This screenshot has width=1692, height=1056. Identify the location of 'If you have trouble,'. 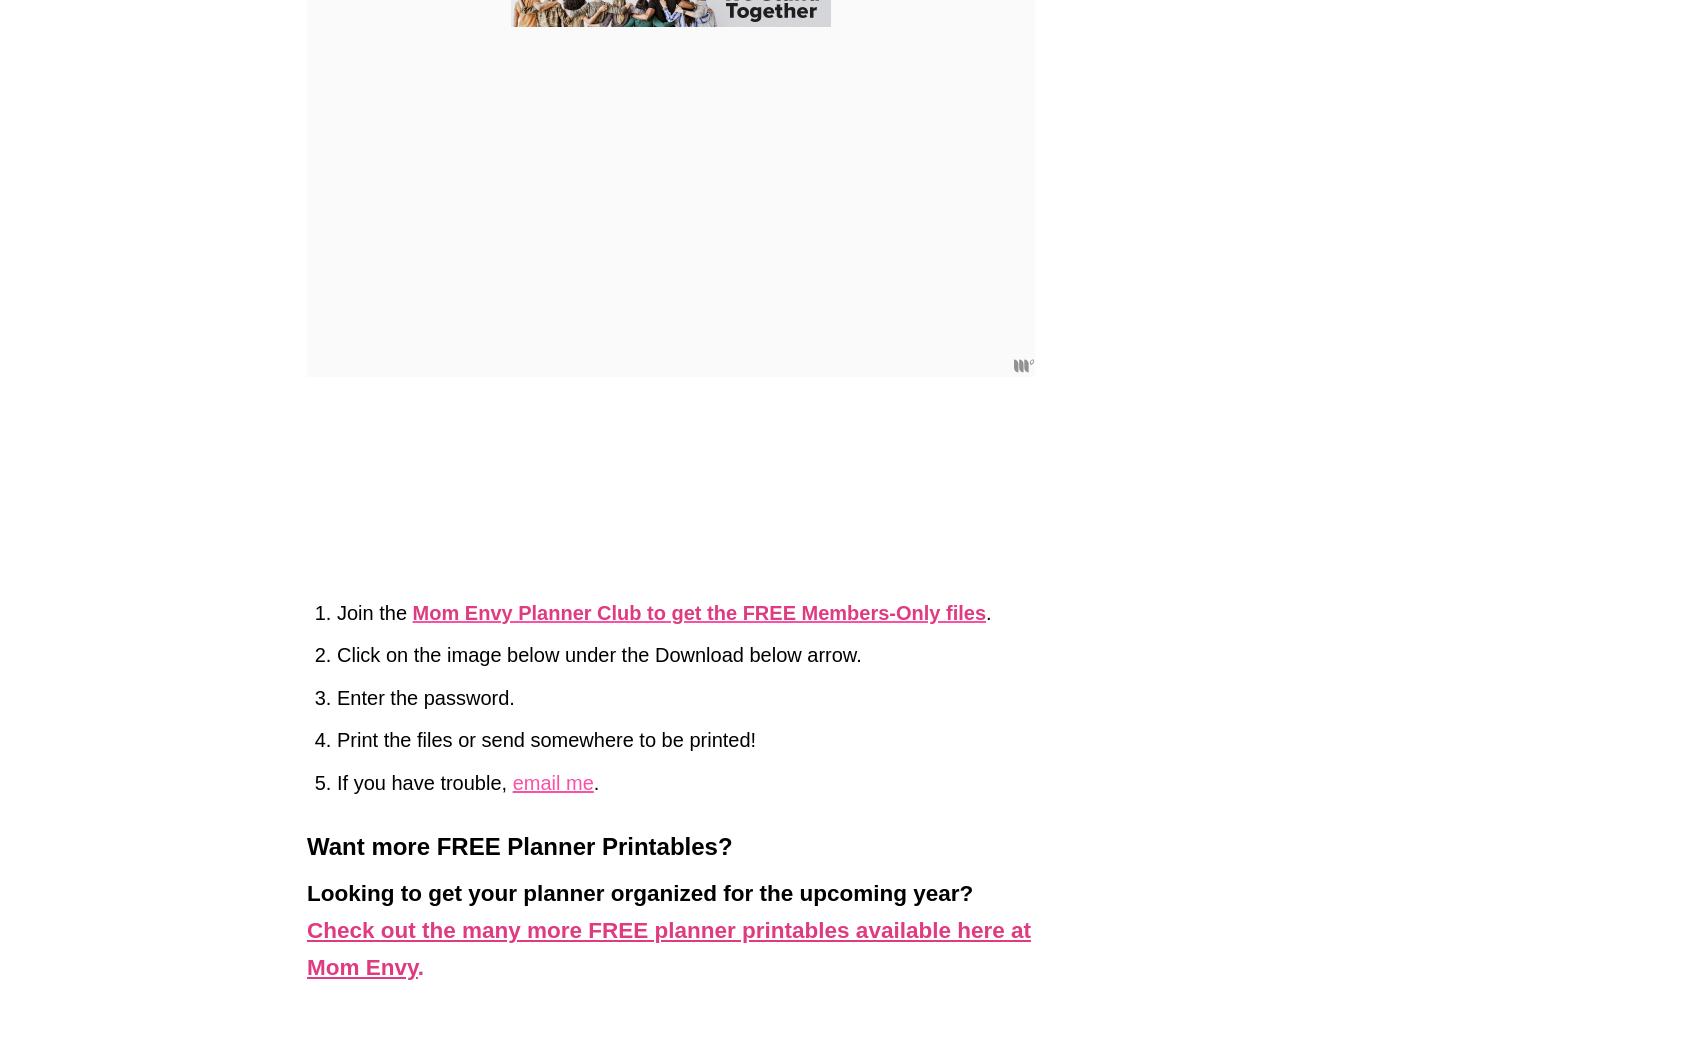
(423, 780).